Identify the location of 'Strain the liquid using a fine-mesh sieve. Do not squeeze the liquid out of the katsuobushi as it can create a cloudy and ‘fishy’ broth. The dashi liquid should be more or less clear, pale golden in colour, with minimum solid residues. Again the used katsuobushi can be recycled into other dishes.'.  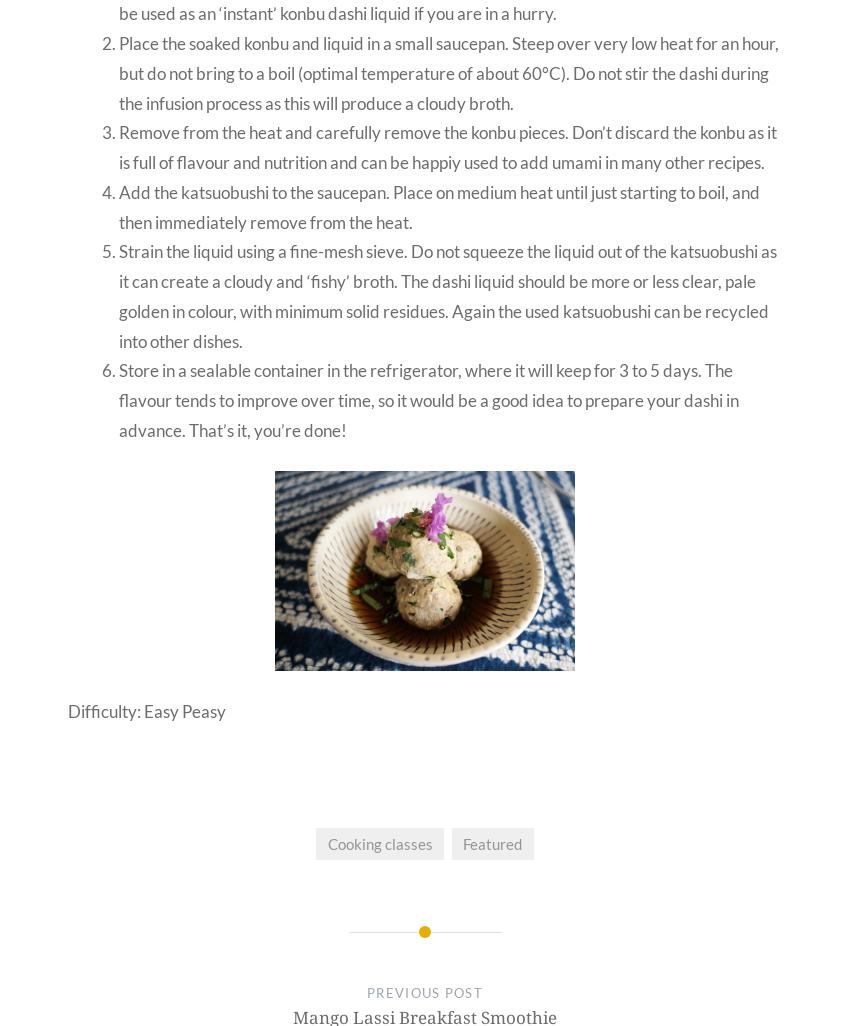
(118, 295).